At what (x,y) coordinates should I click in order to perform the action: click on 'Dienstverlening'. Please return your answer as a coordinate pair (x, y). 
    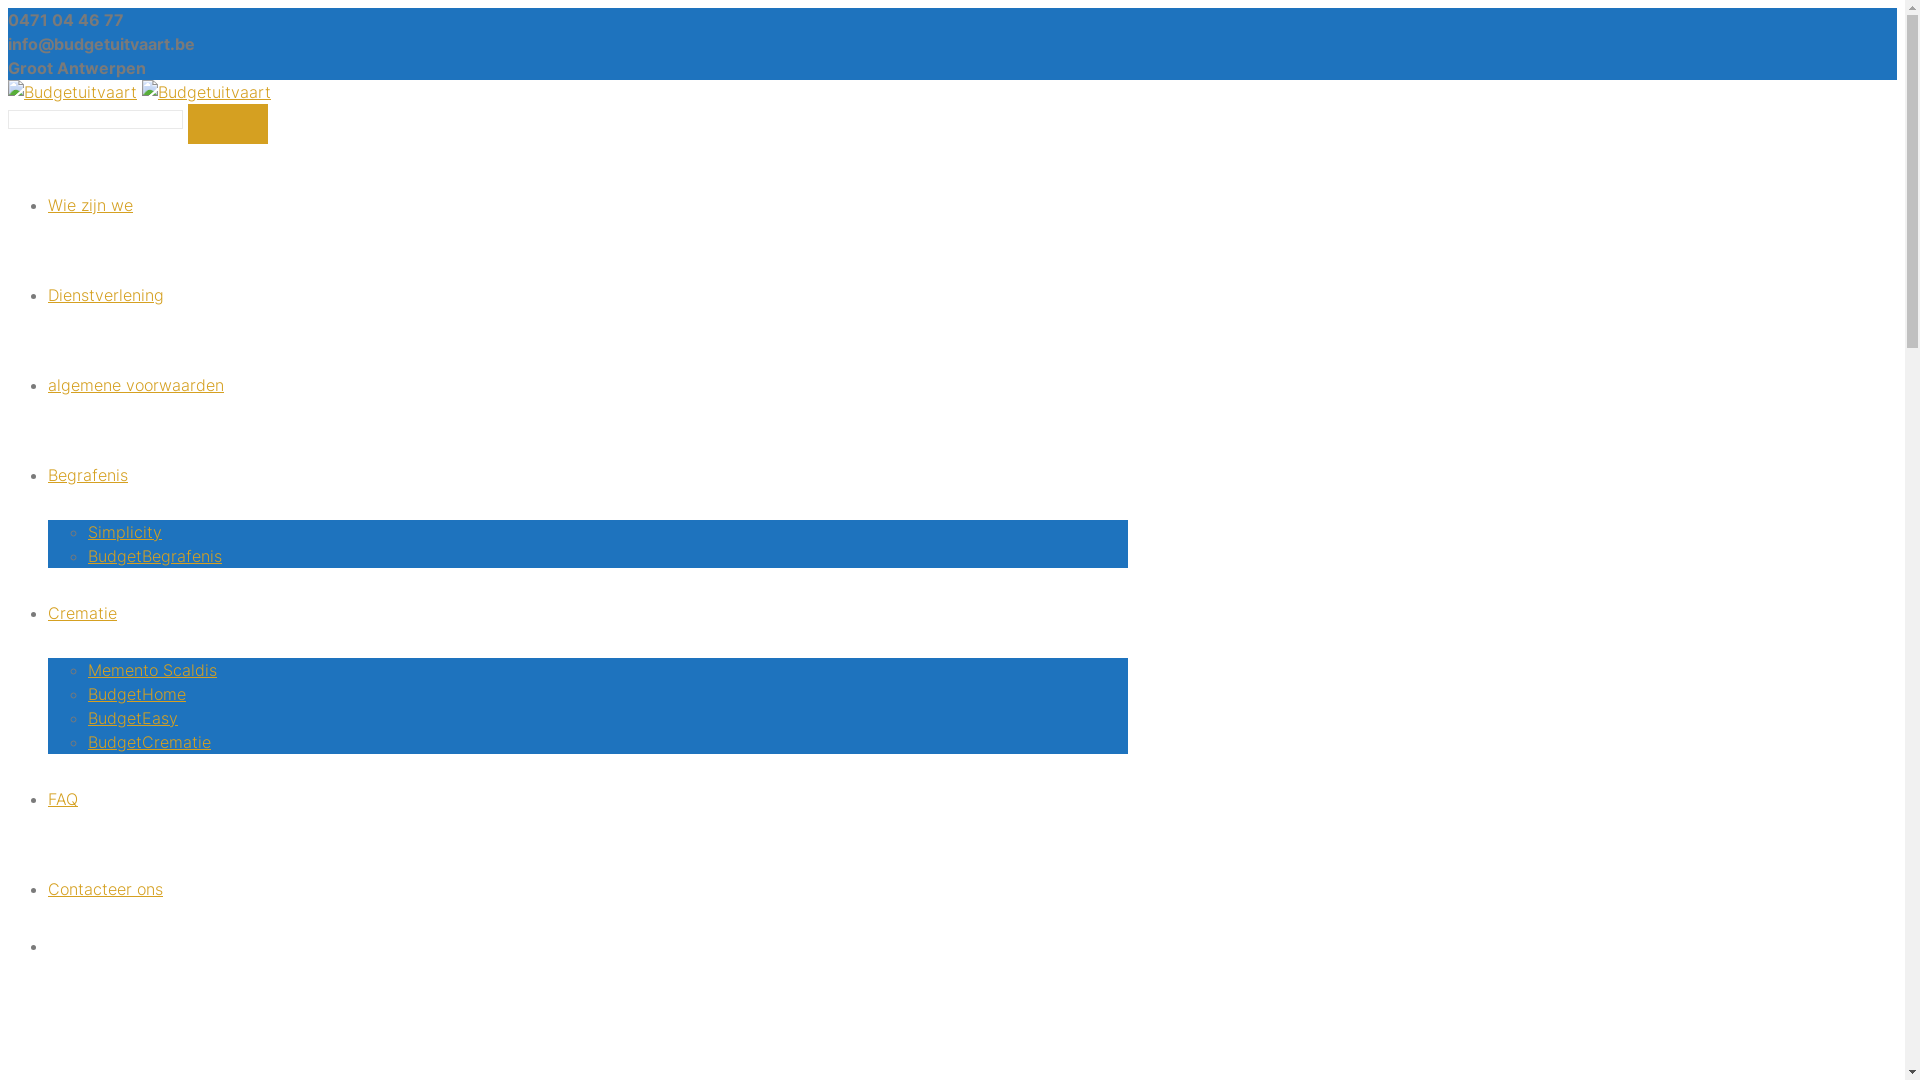
    Looking at the image, I should click on (104, 294).